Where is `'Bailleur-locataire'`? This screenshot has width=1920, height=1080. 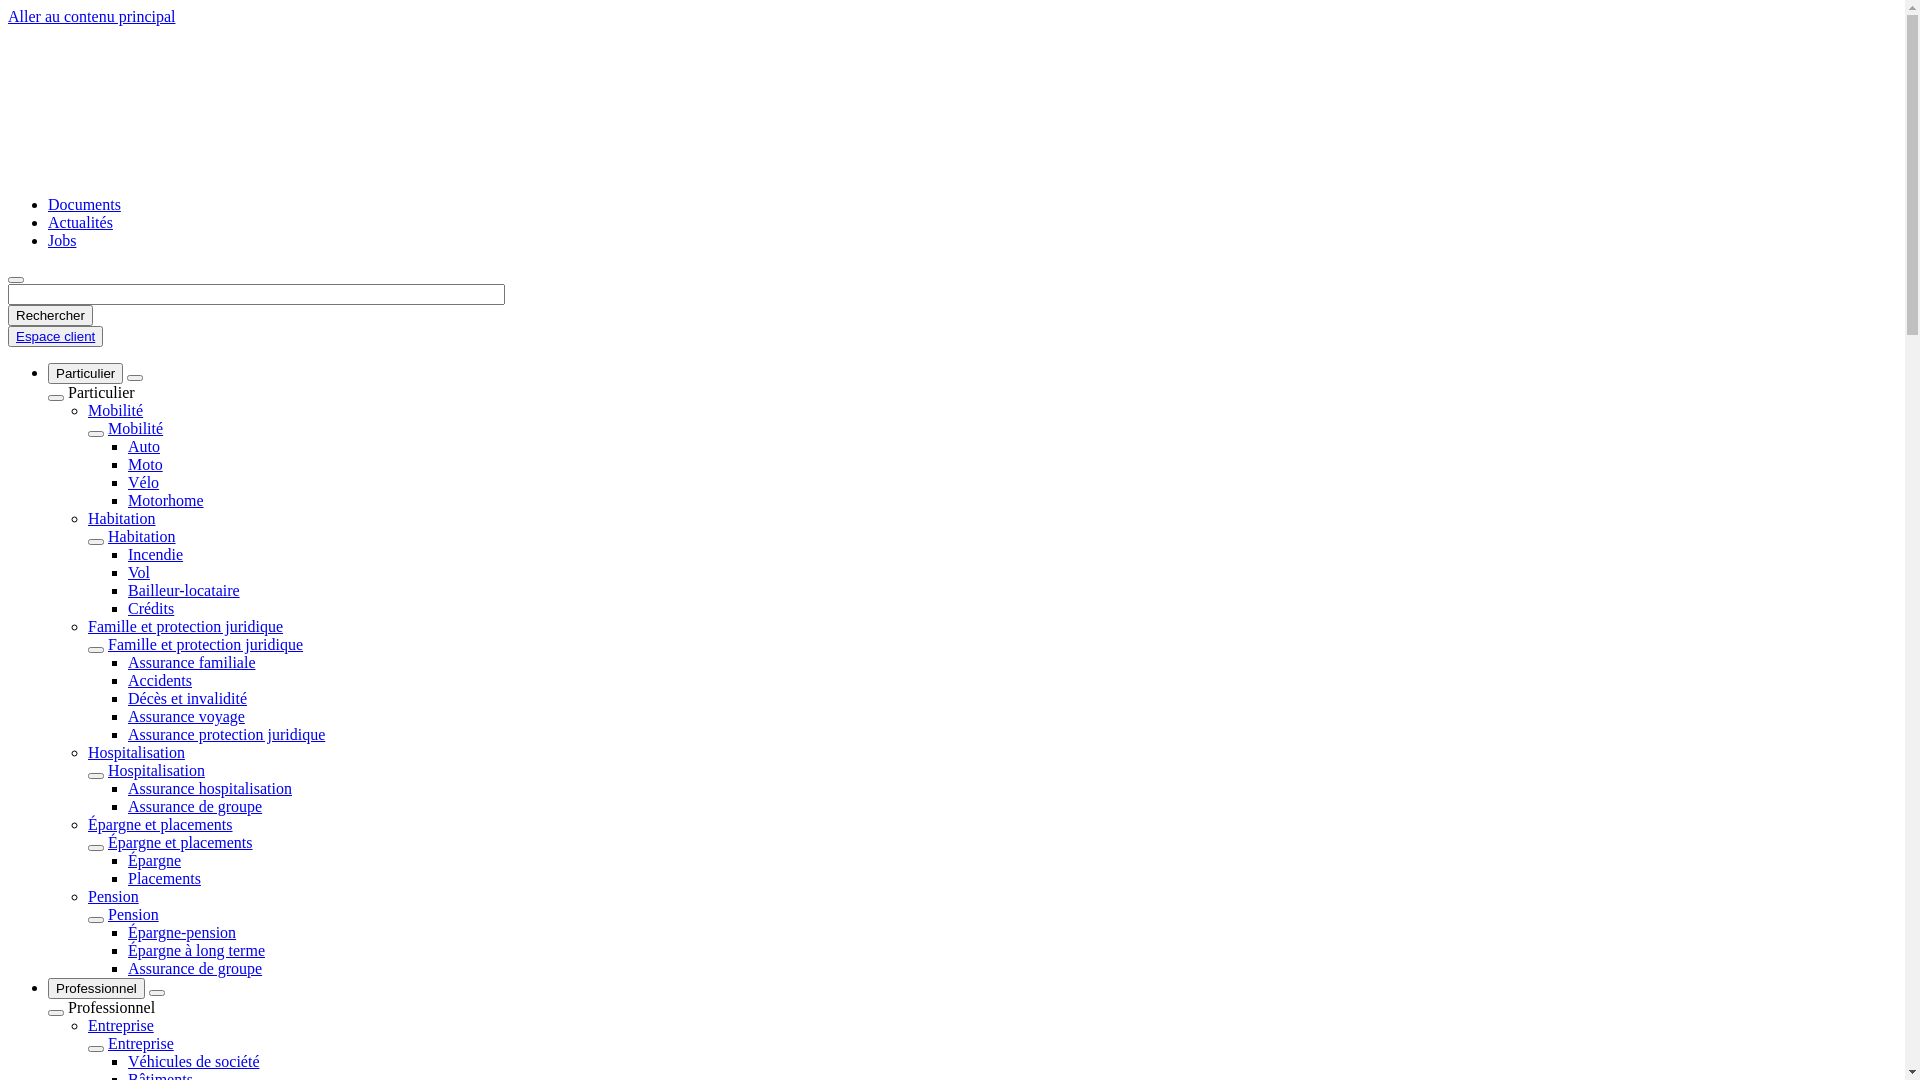 'Bailleur-locataire' is located at coordinates (183, 589).